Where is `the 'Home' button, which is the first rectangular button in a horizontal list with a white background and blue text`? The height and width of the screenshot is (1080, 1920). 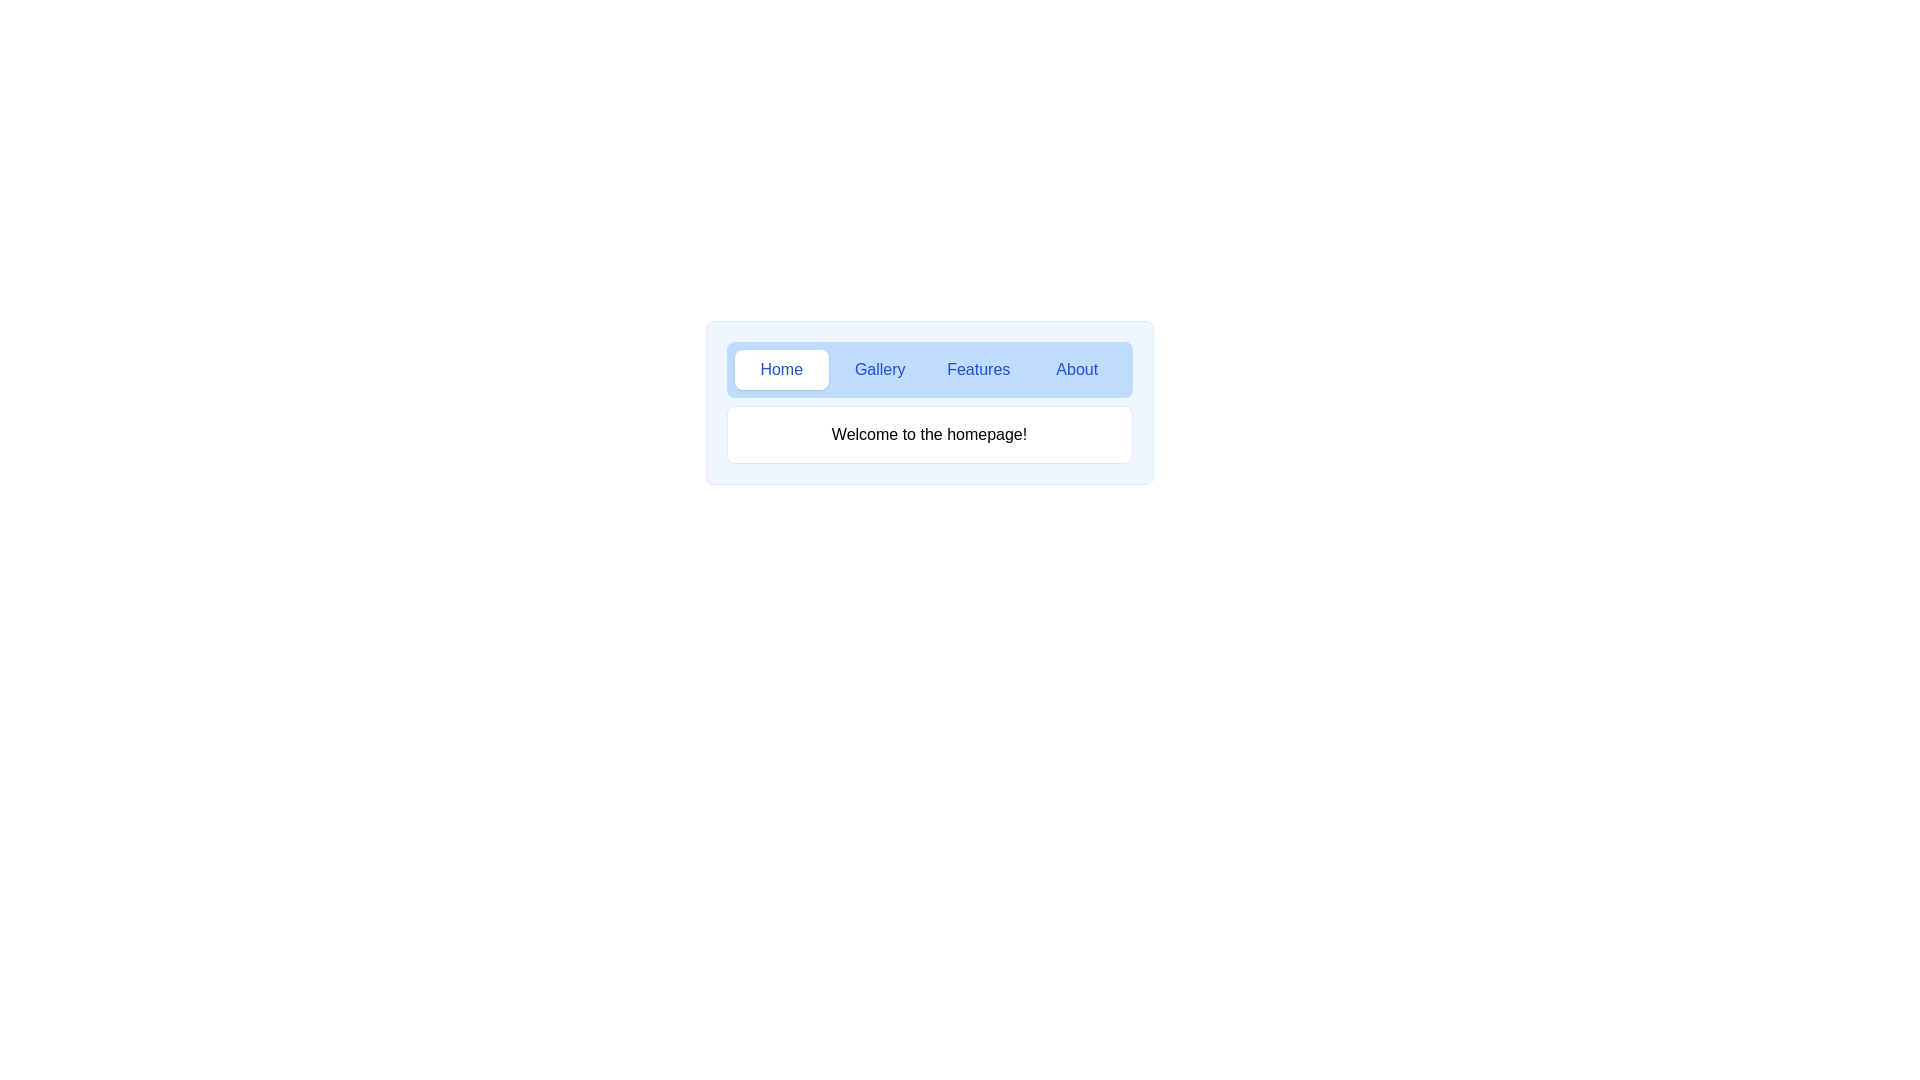
the 'Home' button, which is the first rectangular button in a horizontal list with a white background and blue text is located at coordinates (780, 370).